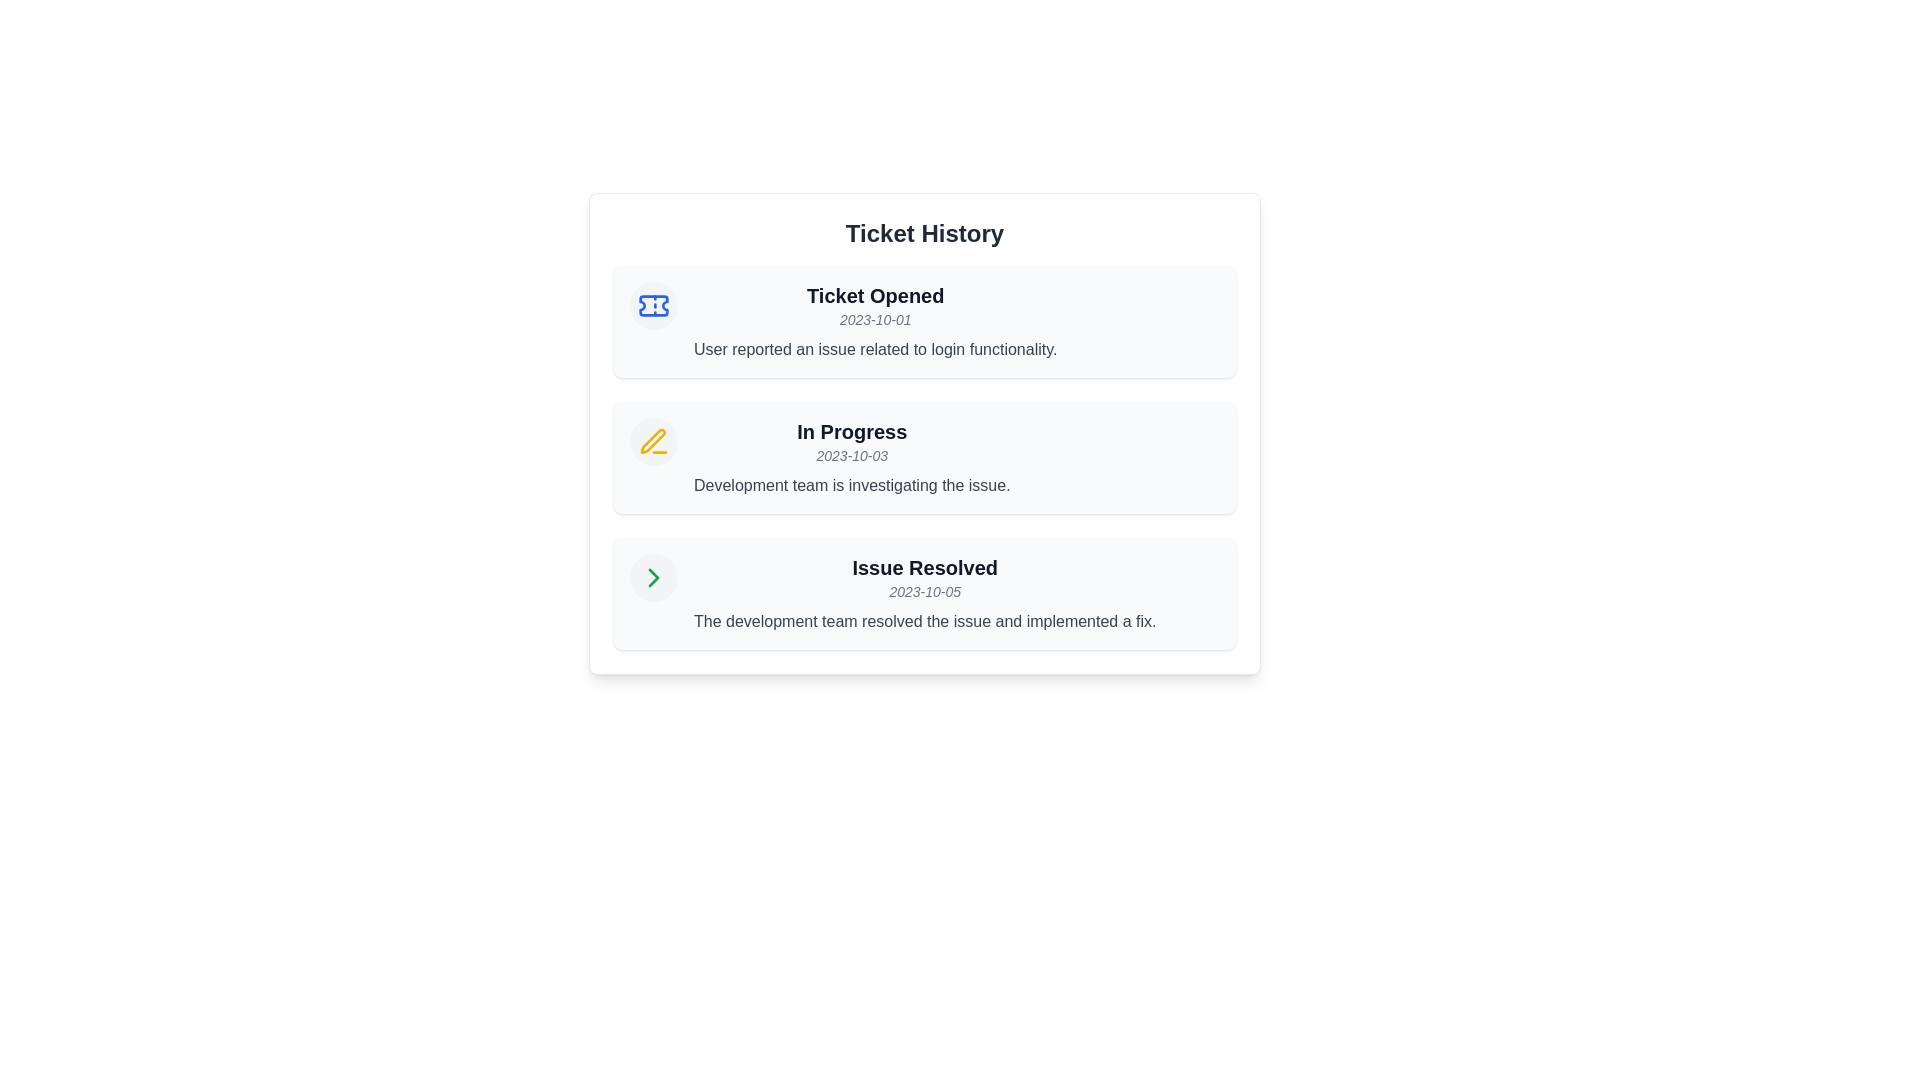 The image size is (1920, 1080). Describe the element at coordinates (924, 458) in the screenshot. I see `the Informational Card that displays 'In Progress', which is the second card in a vertical list of three status cards` at that location.